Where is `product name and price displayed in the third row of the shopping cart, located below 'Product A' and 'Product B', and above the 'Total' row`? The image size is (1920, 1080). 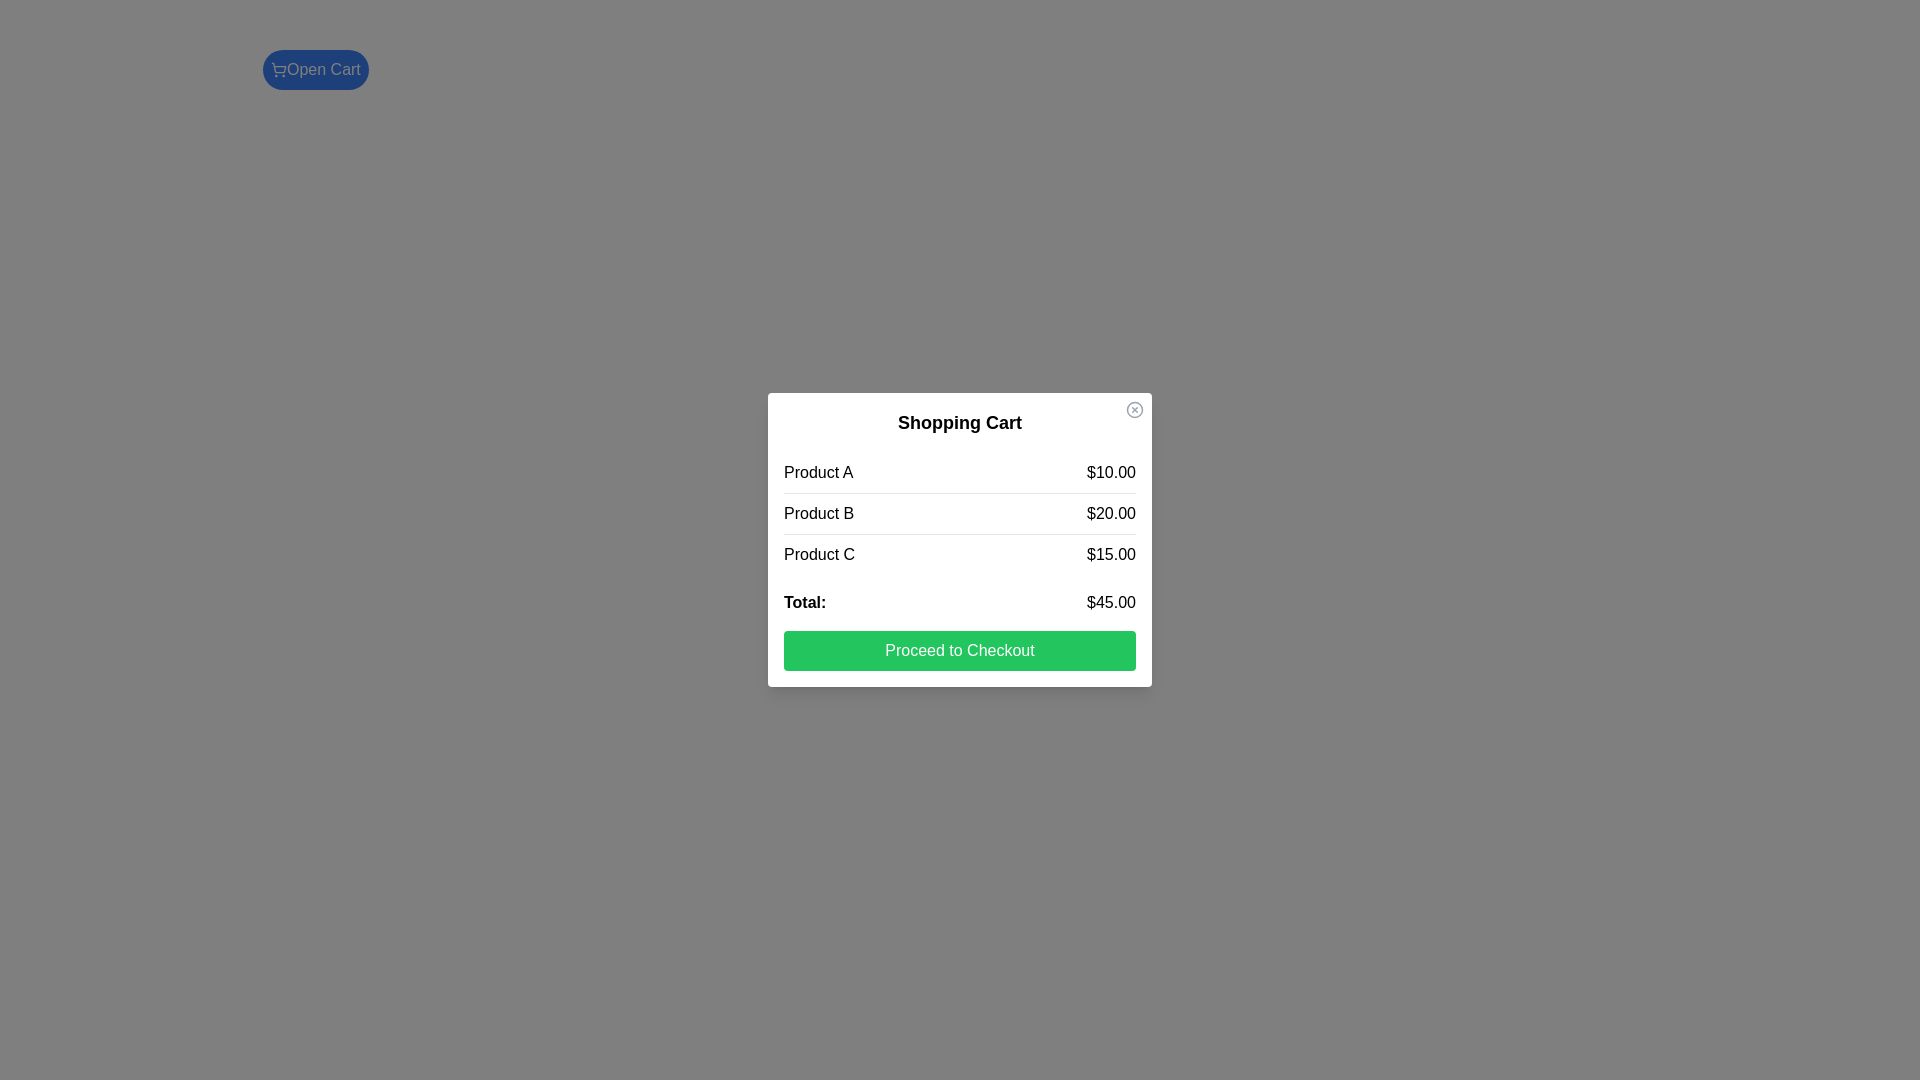
product name and price displayed in the third row of the shopping cart, located below 'Product A' and 'Product B', and above the 'Total' row is located at coordinates (960, 554).